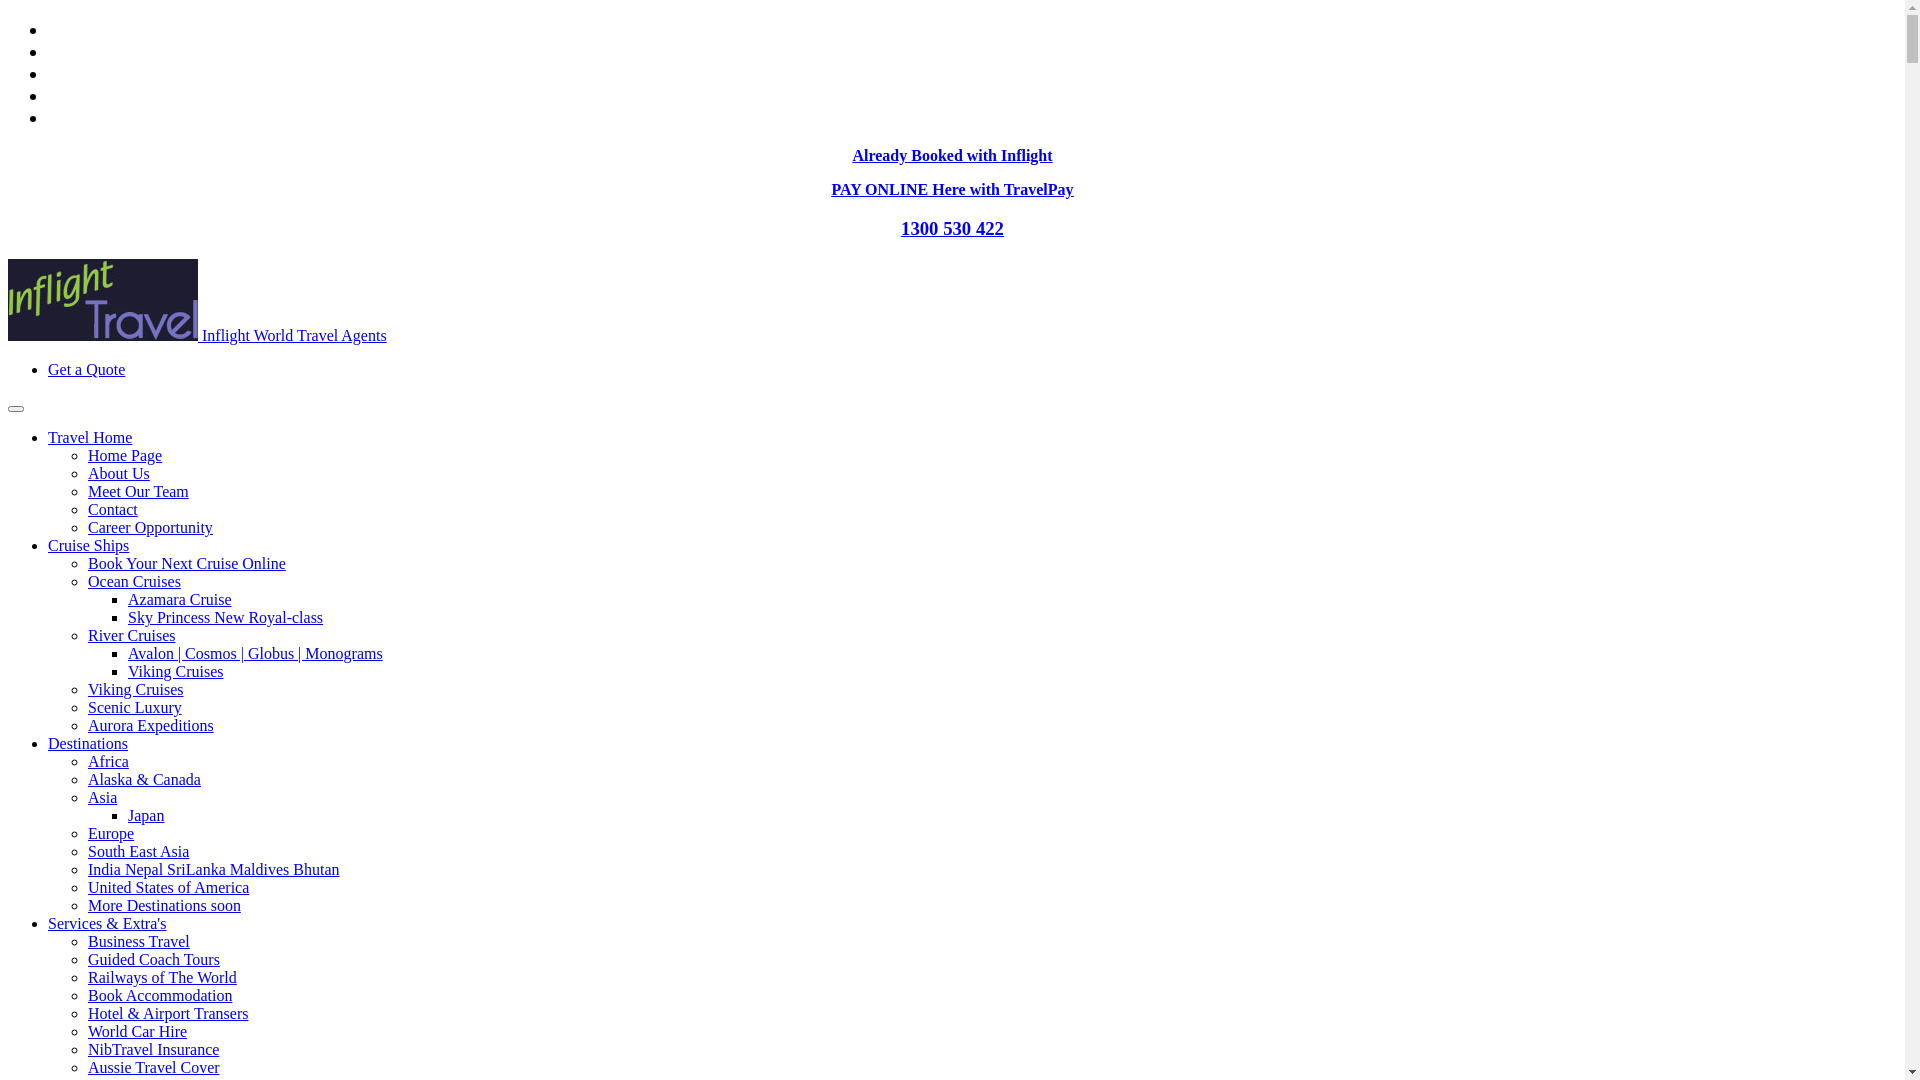 This screenshot has height=1080, width=1920. Describe the element at coordinates (86, 743) in the screenshot. I see `'Destinations'` at that location.